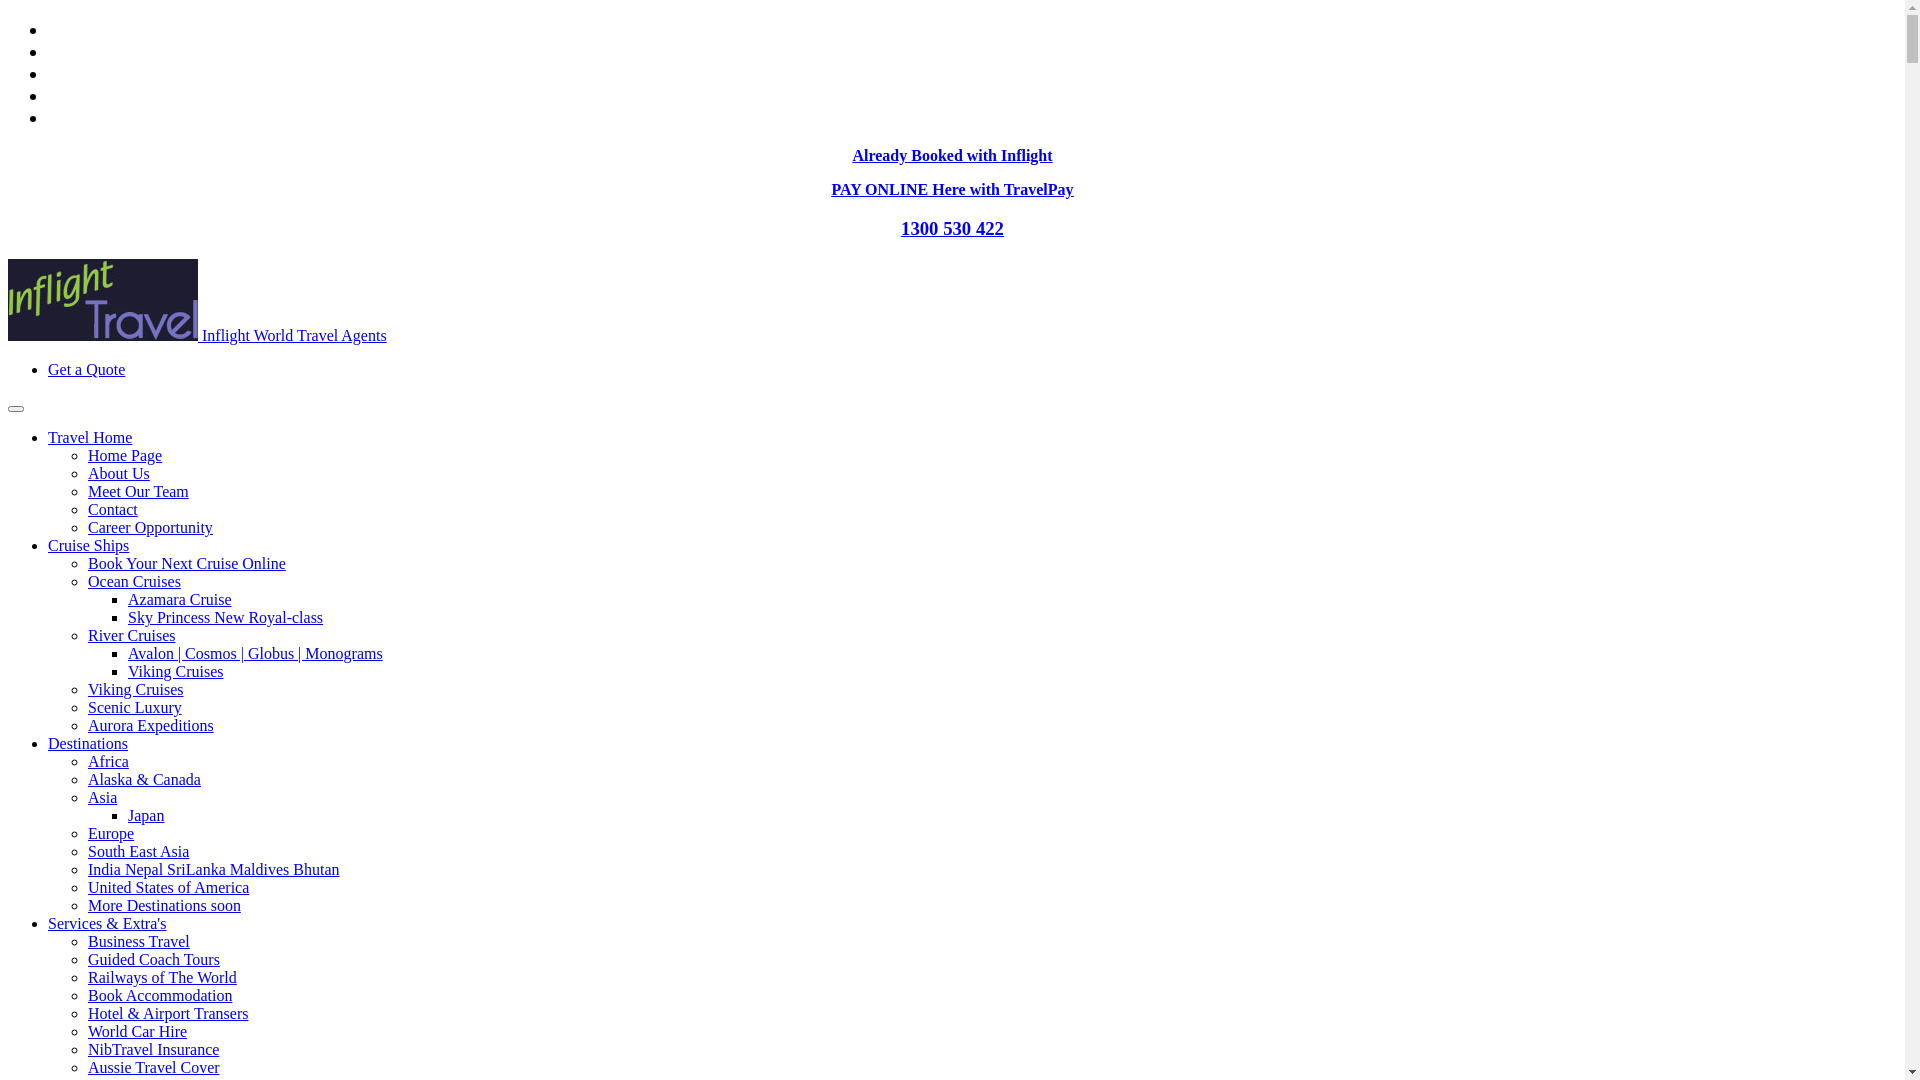 This screenshot has height=1080, width=1920. Describe the element at coordinates (86, 743) in the screenshot. I see `'Destinations'` at that location.